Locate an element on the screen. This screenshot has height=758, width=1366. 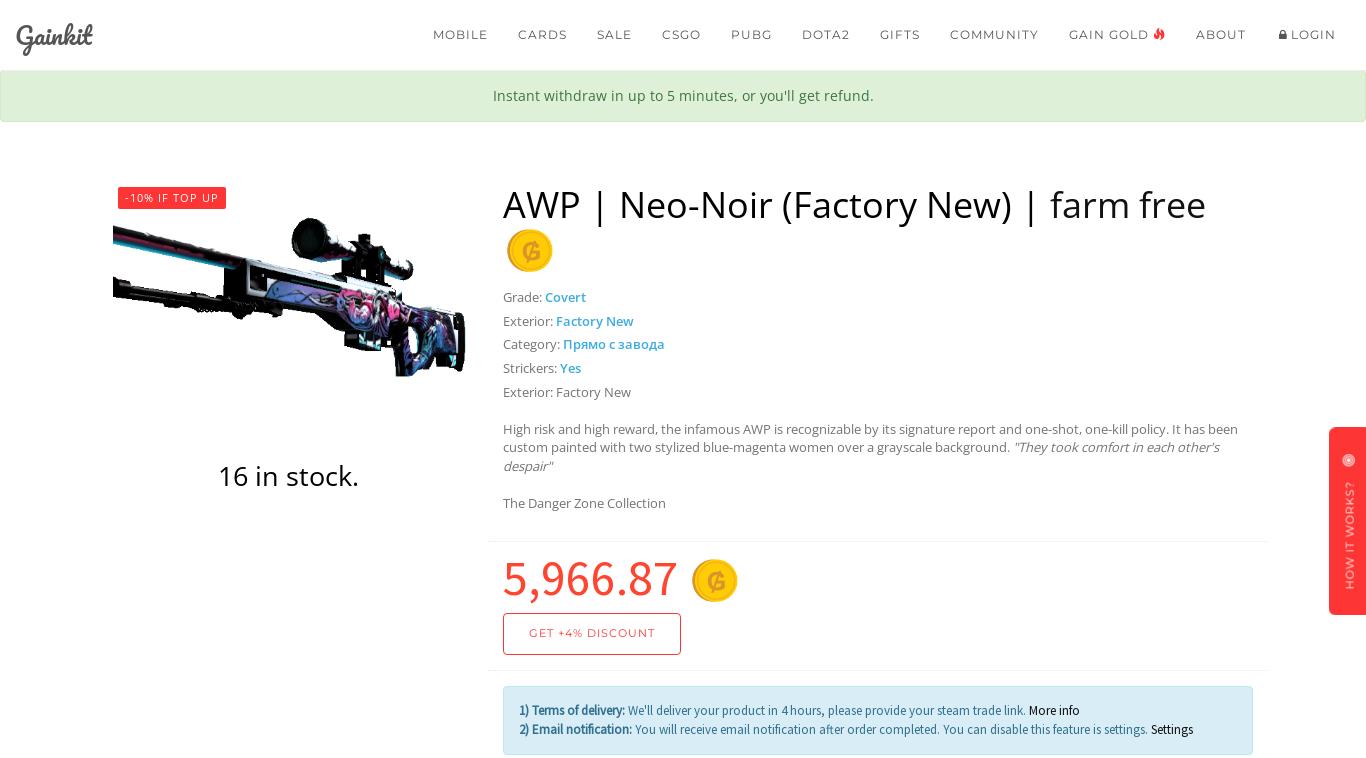
'Grade:' is located at coordinates (523, 296).